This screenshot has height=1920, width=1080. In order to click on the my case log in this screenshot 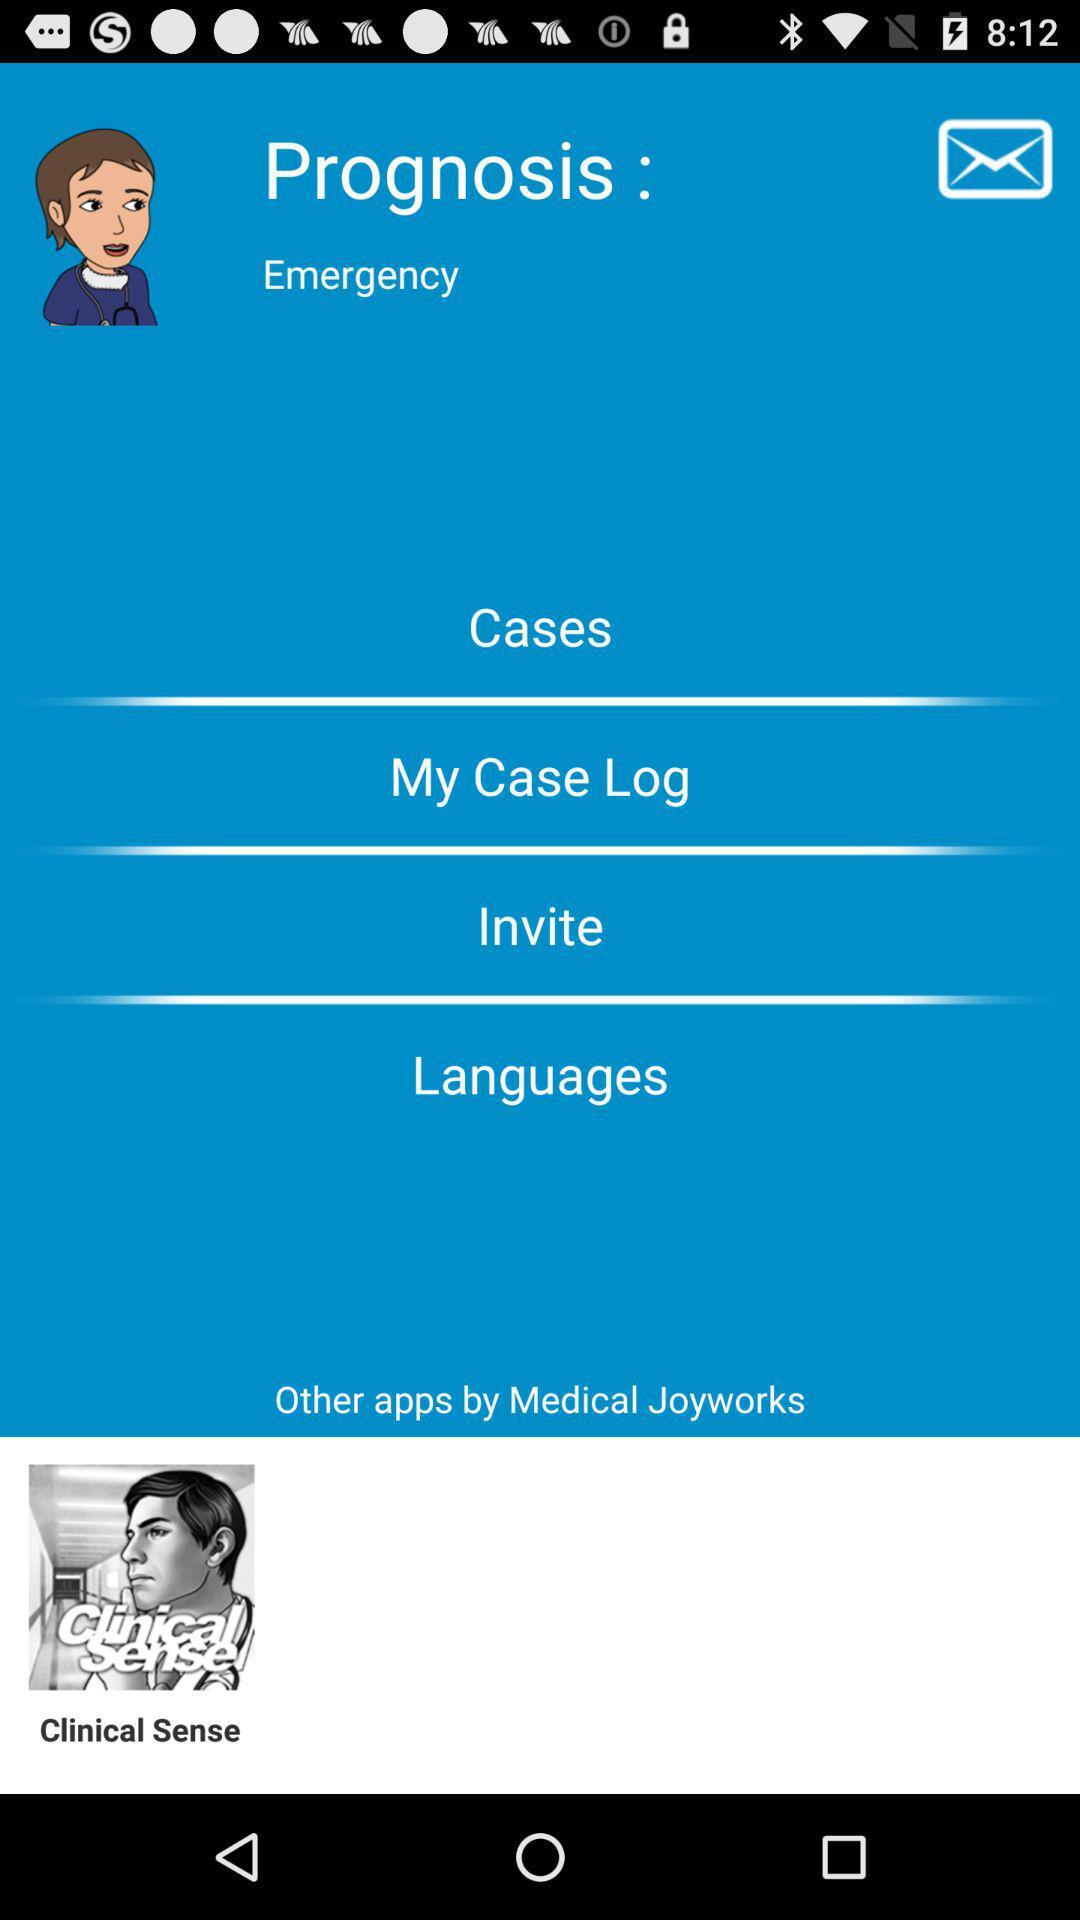, I will do `click(540, 774)`.